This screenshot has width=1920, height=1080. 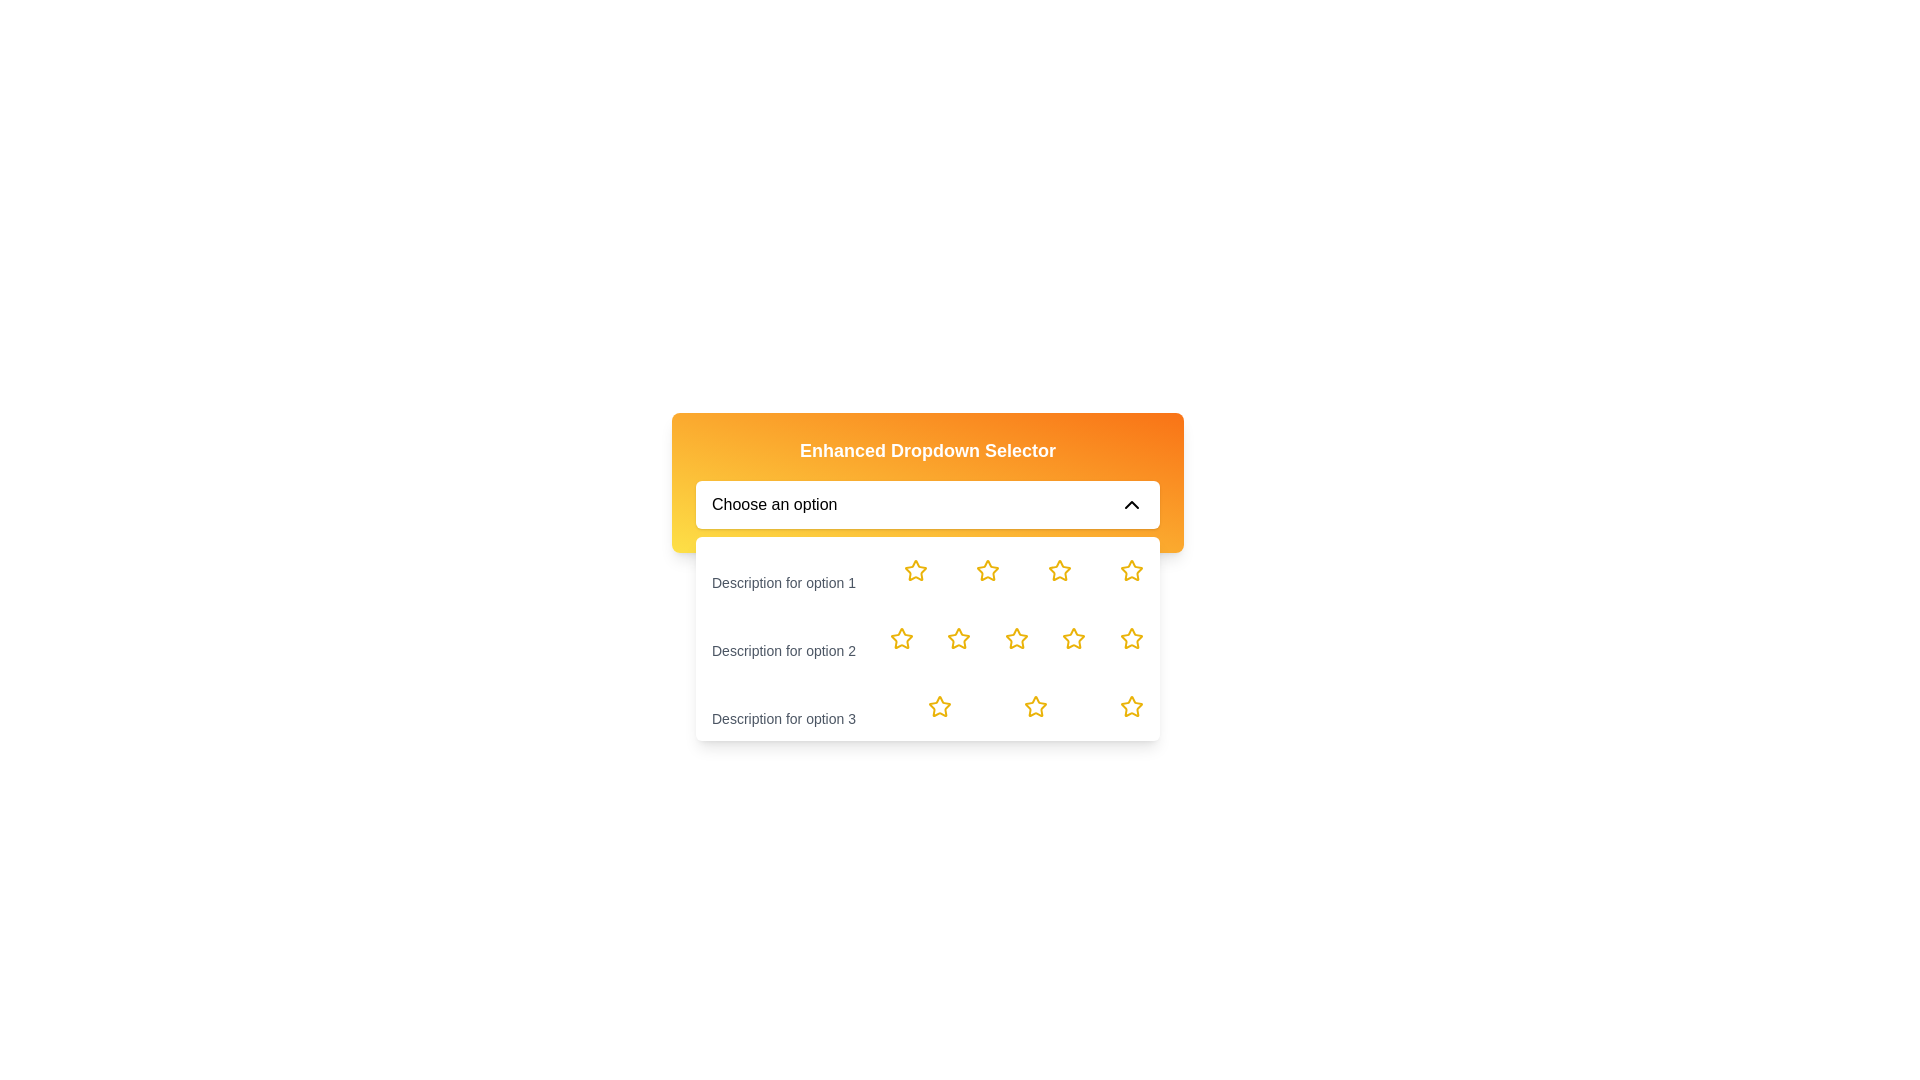 I want to click on the third yellow star icon used for rating next to the text 'Description for option 3', so click(x=1036, y=705).